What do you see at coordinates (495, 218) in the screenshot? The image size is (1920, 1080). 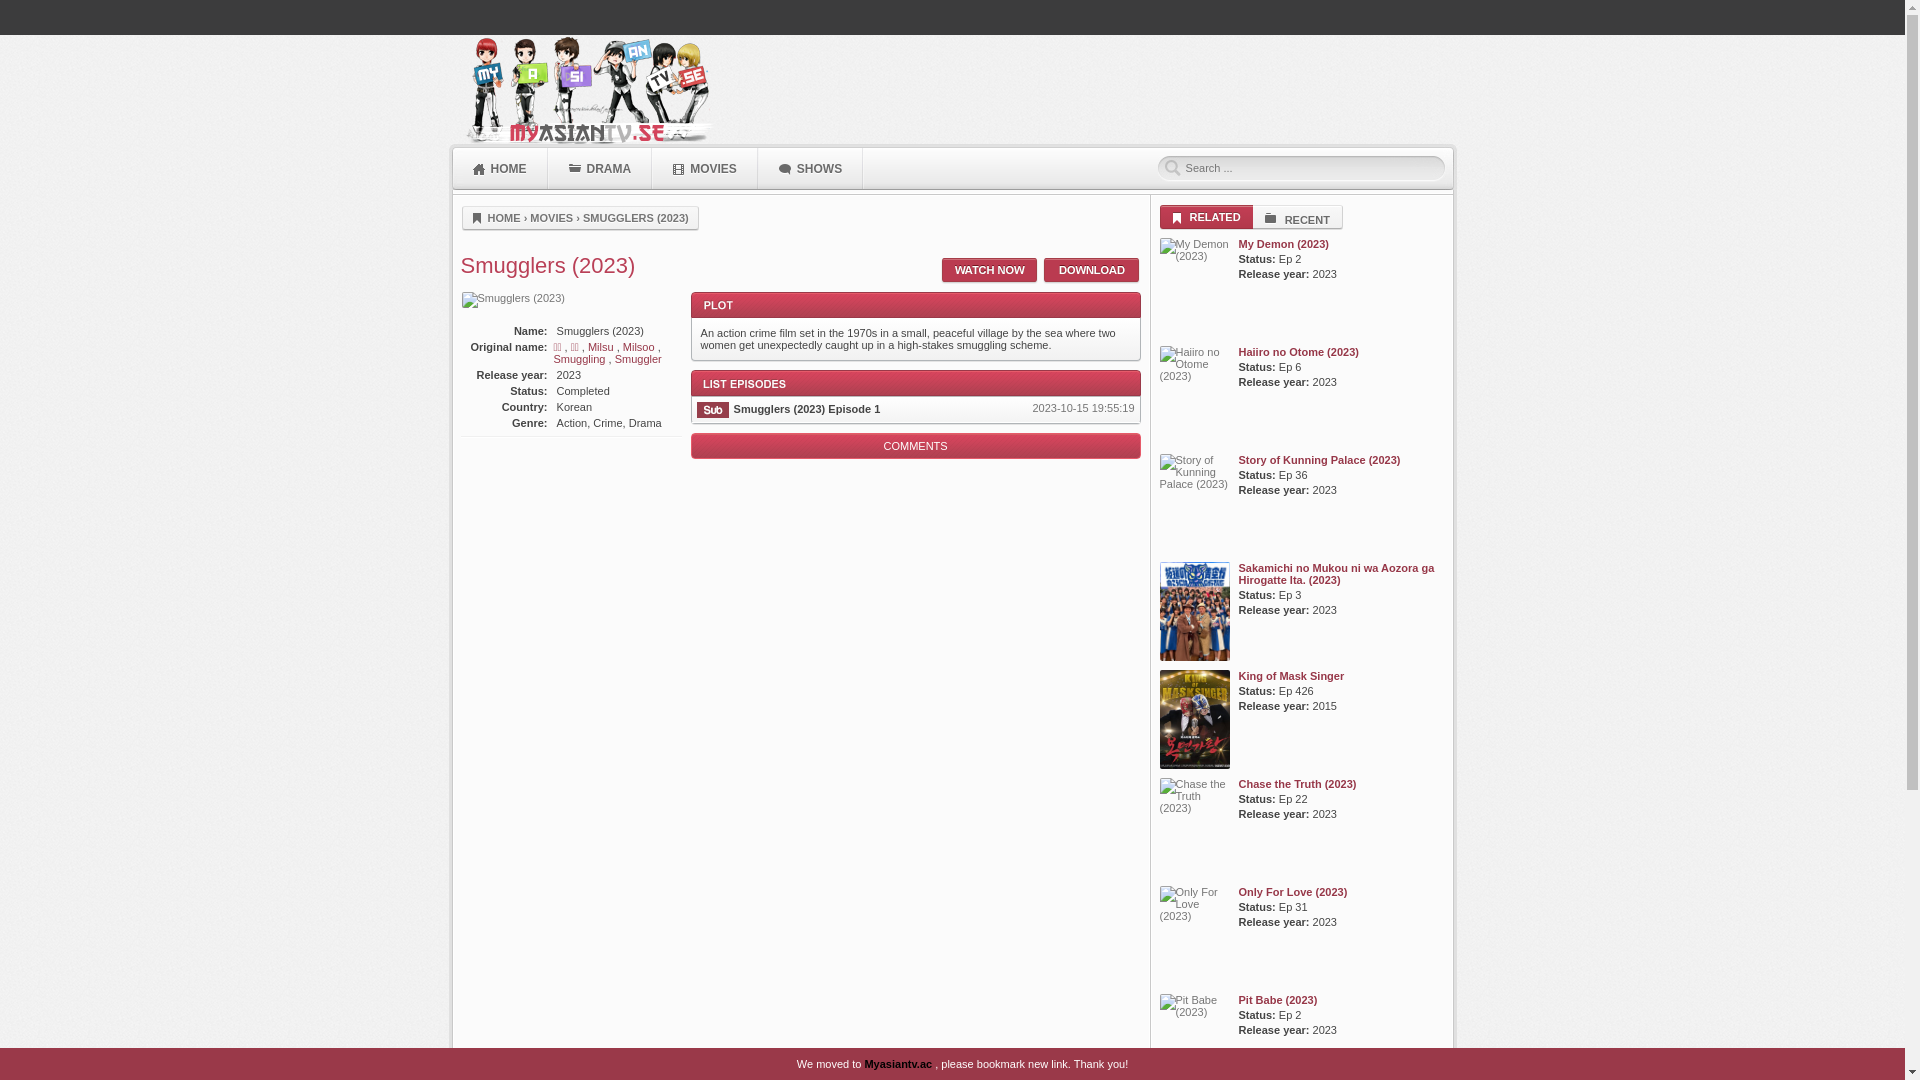 I see `'HOME'` at bounding box center [495, 218].